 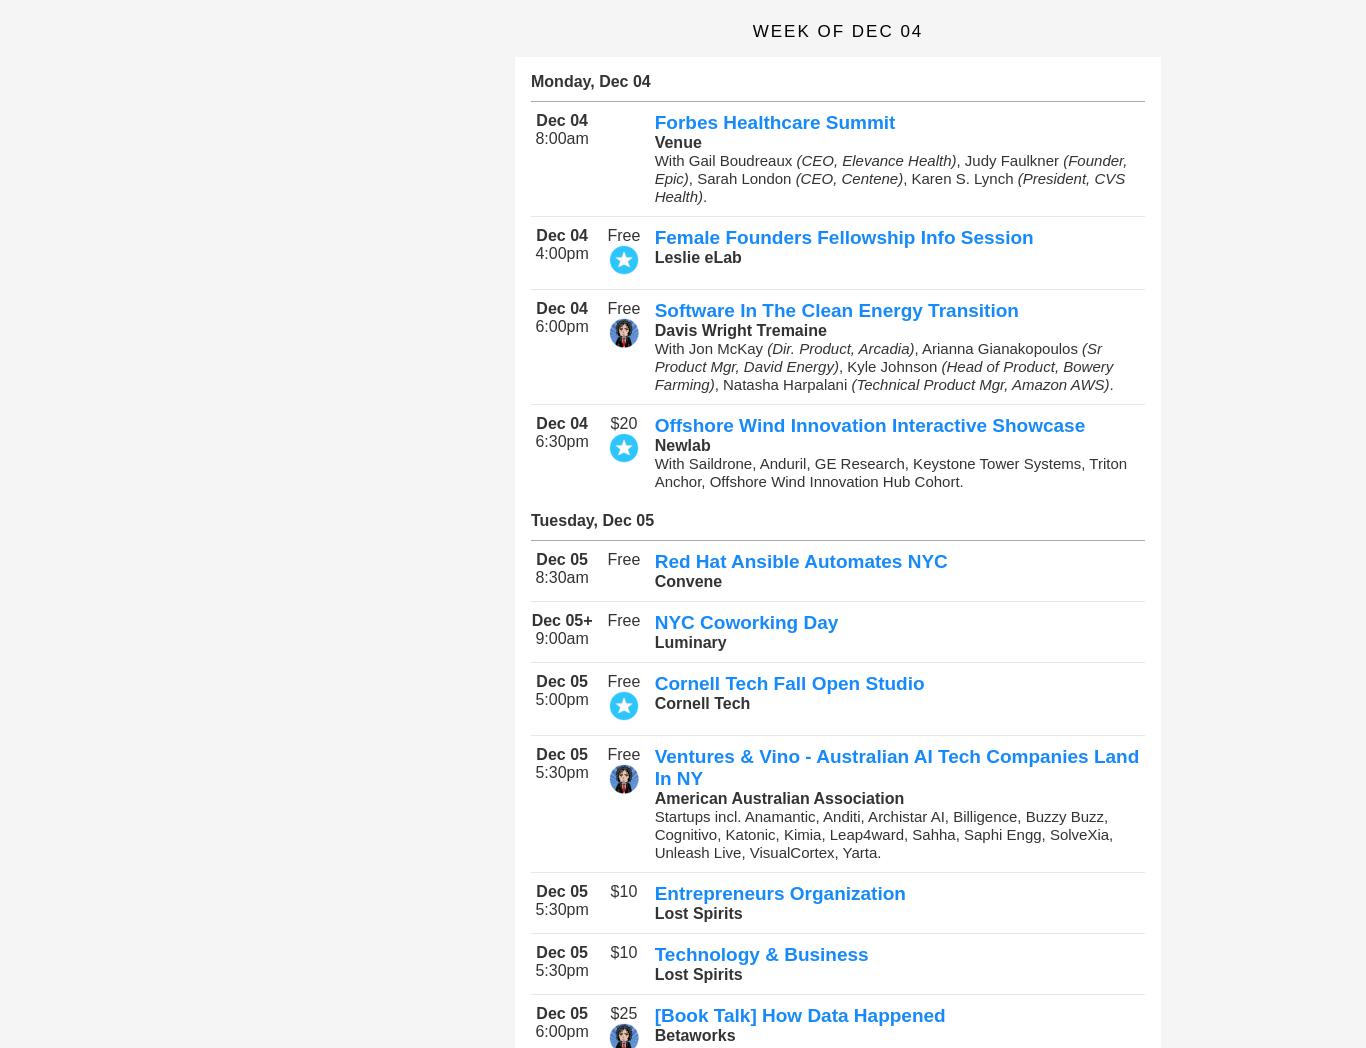 I want to click on 'Dec 05+', so click(x=561, y=619).